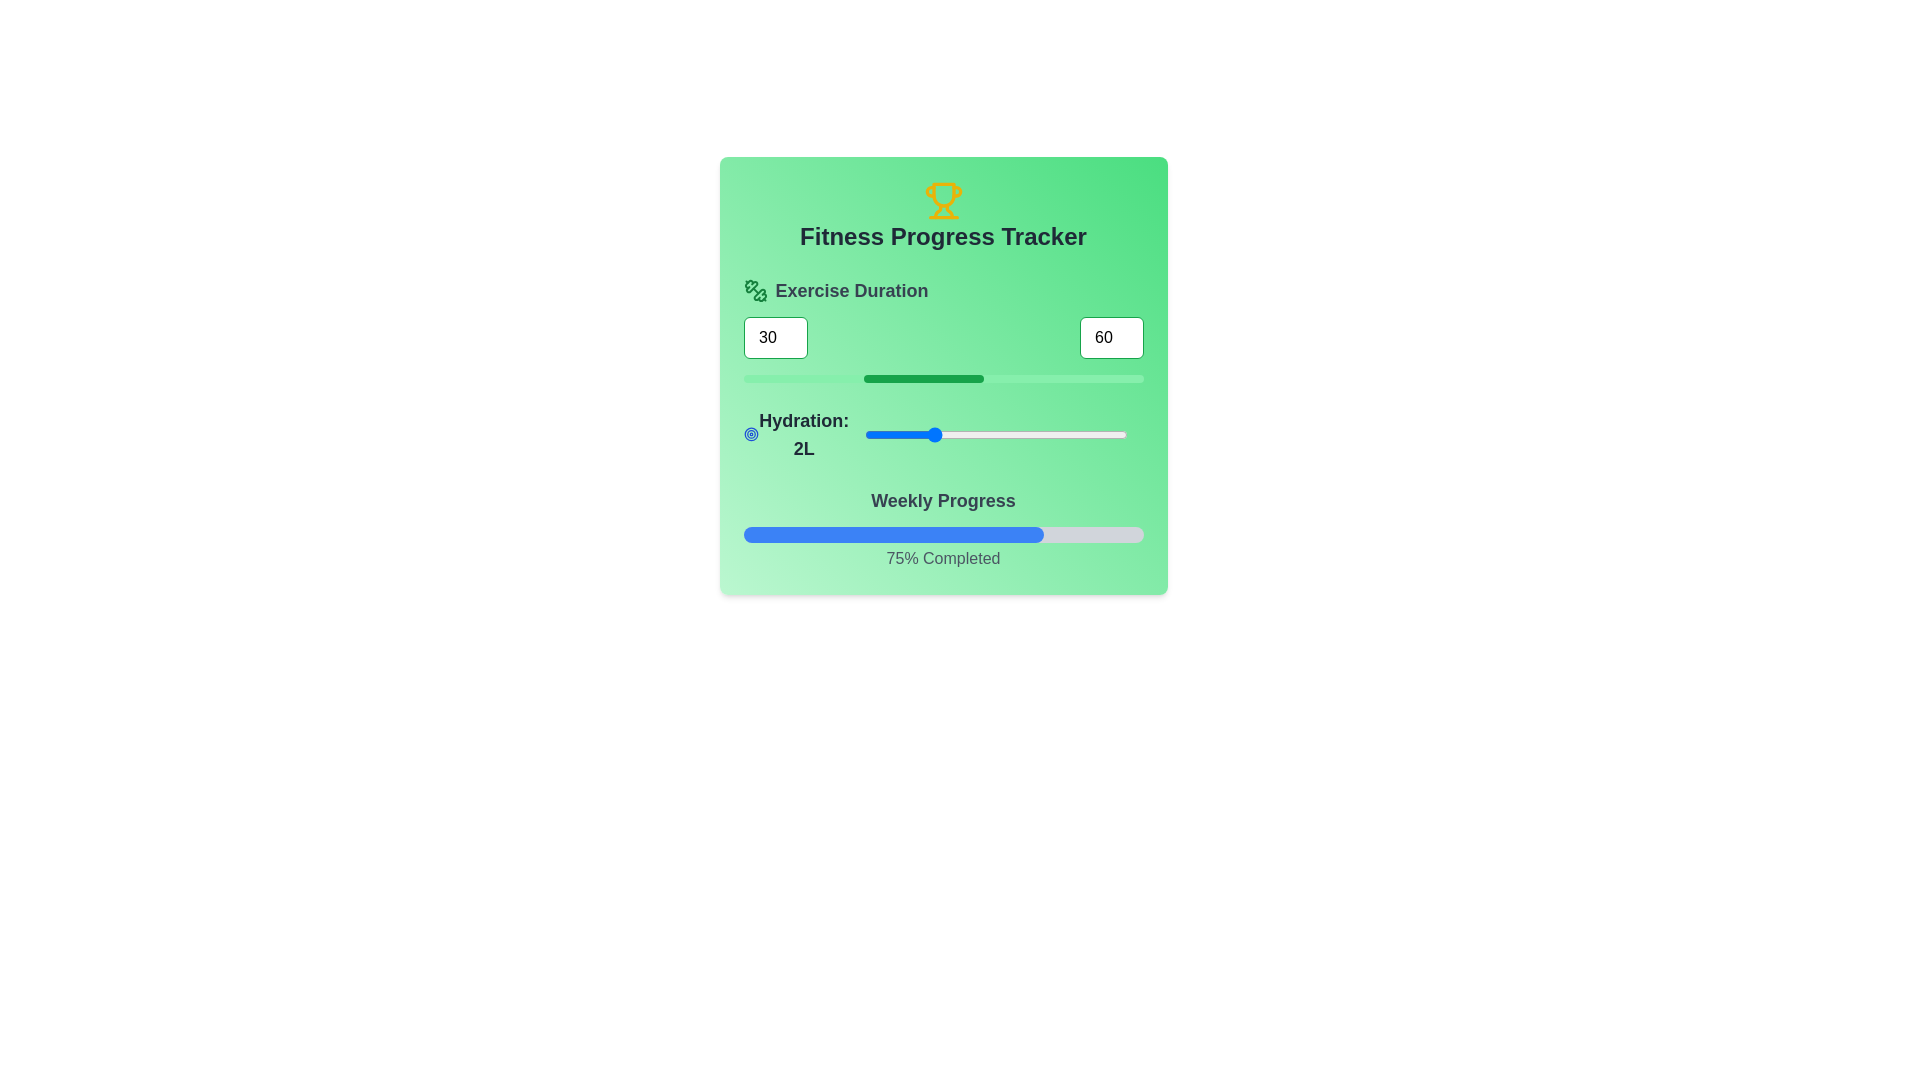 The image size is (1920, 1080). I want to click on the progress bar located at the bottom of the 'Weekly Progress' section, which has a gray background and a blue filled section covering approximately 75% of its width, so click(942, 534).